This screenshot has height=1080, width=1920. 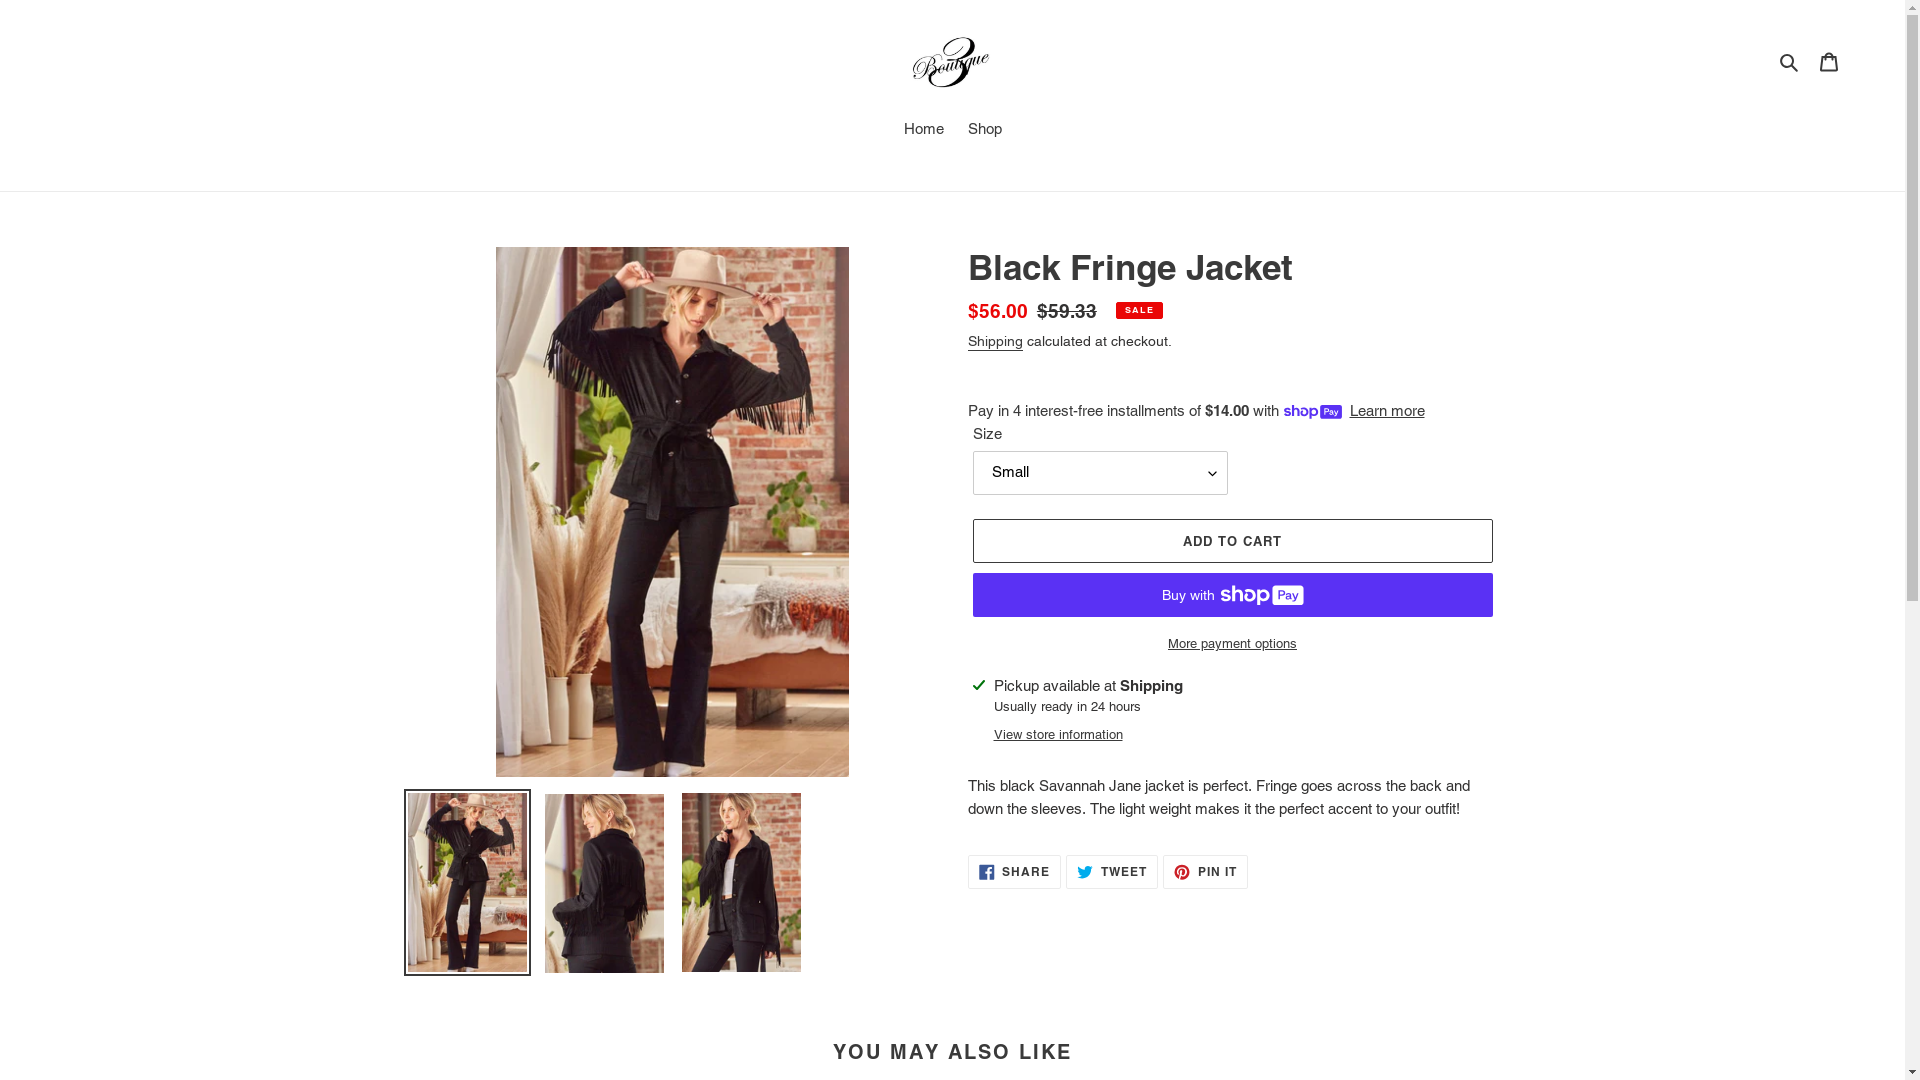 I want to click on 'ADD TO CART', so click(x=1231, y=540).